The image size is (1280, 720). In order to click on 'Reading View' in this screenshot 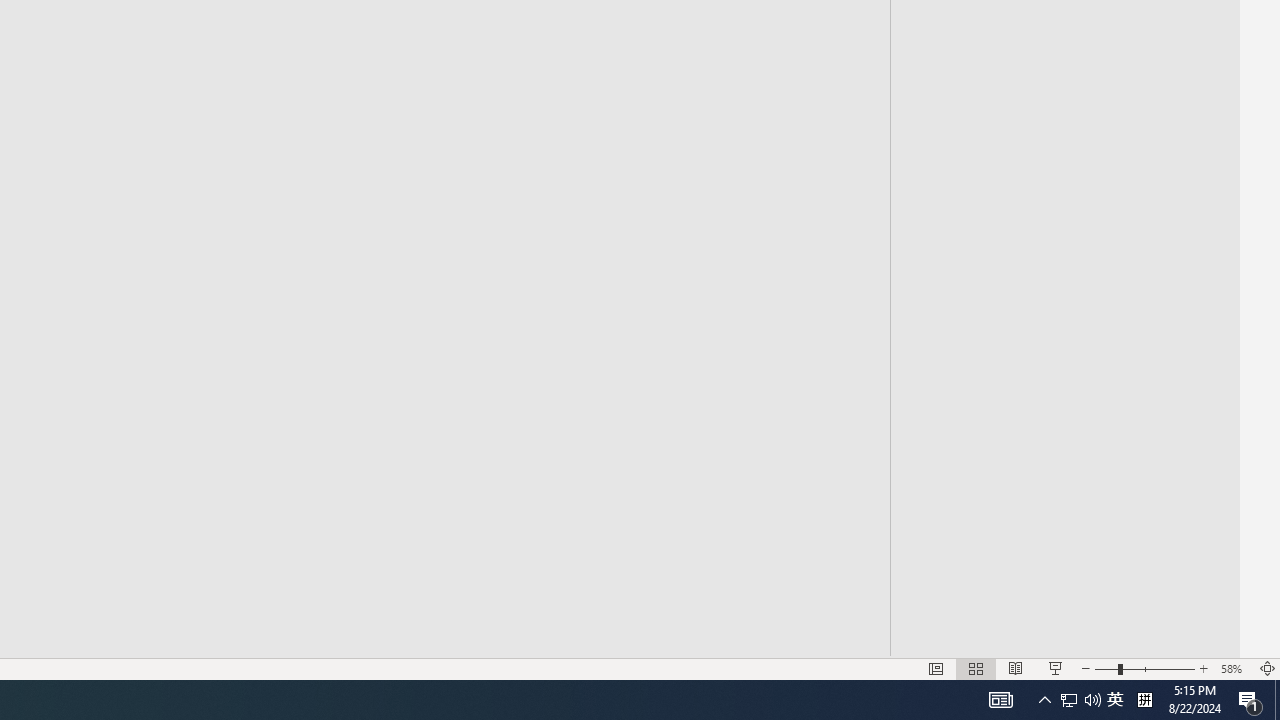, I will do `click(1015, 669)`.